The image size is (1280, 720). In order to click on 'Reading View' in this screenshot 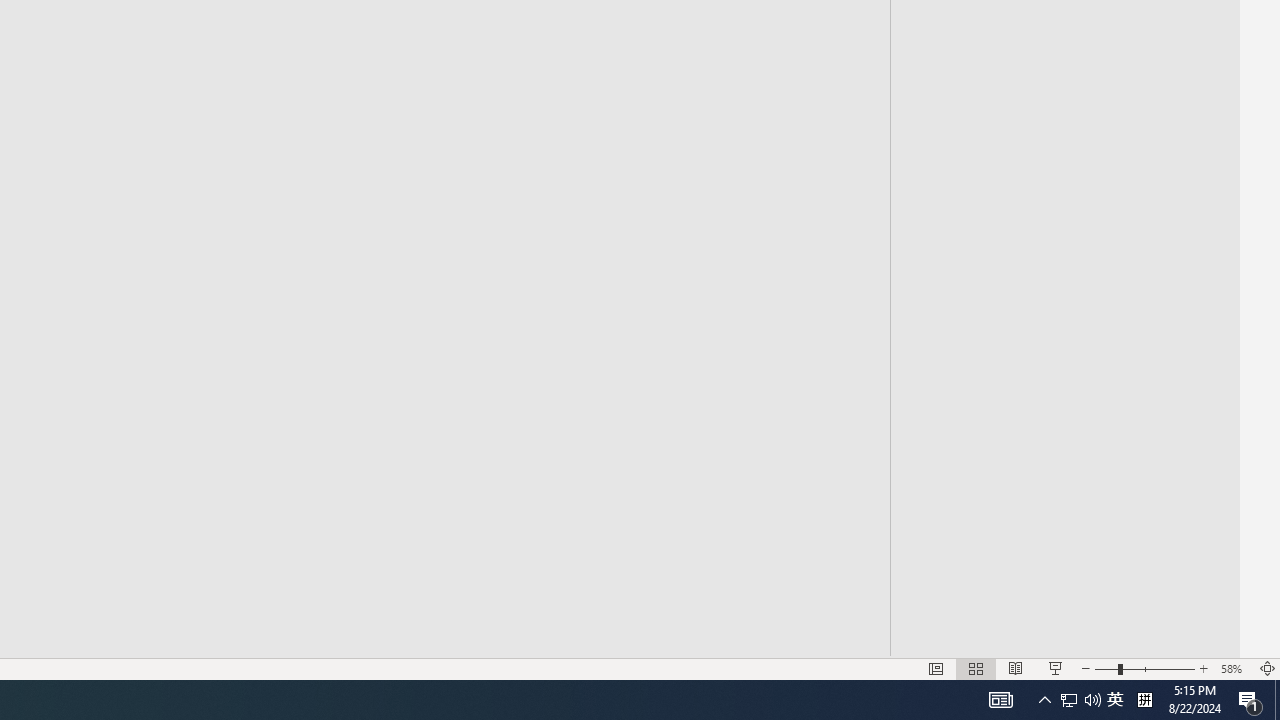, I will do `click(1015, 669)`.